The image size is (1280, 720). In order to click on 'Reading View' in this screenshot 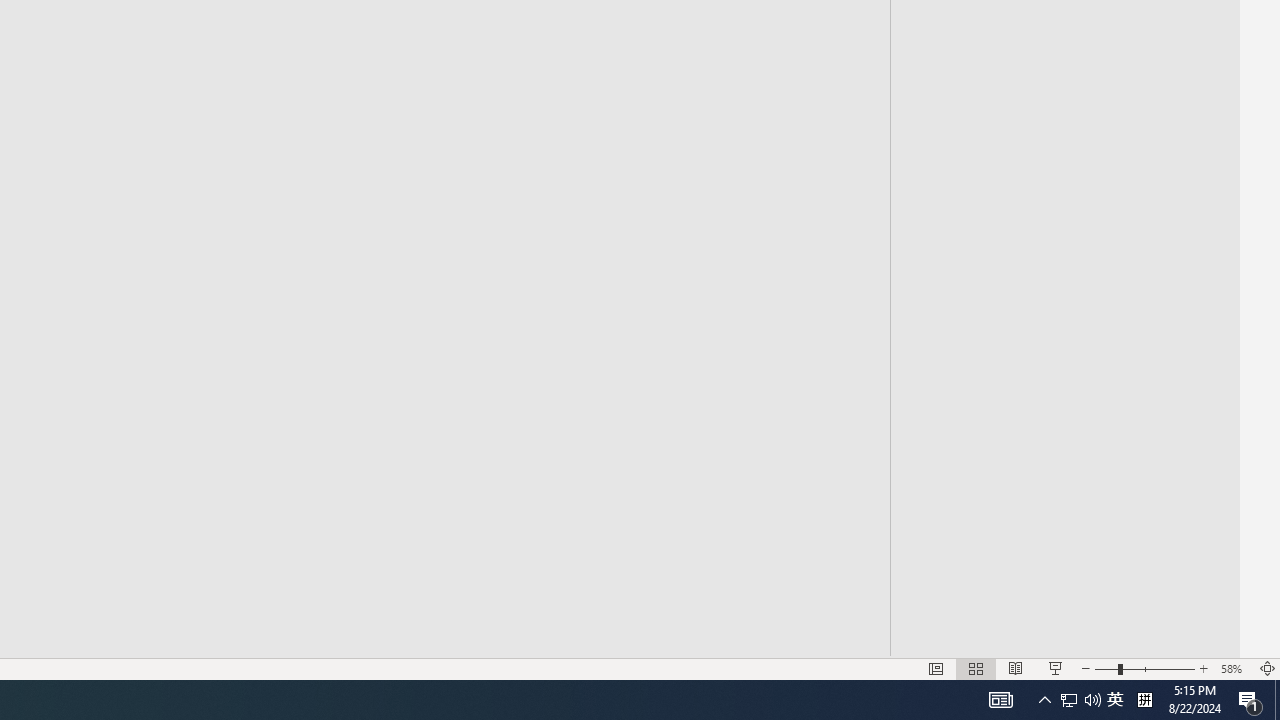, I will do `click(1015, 669)`.